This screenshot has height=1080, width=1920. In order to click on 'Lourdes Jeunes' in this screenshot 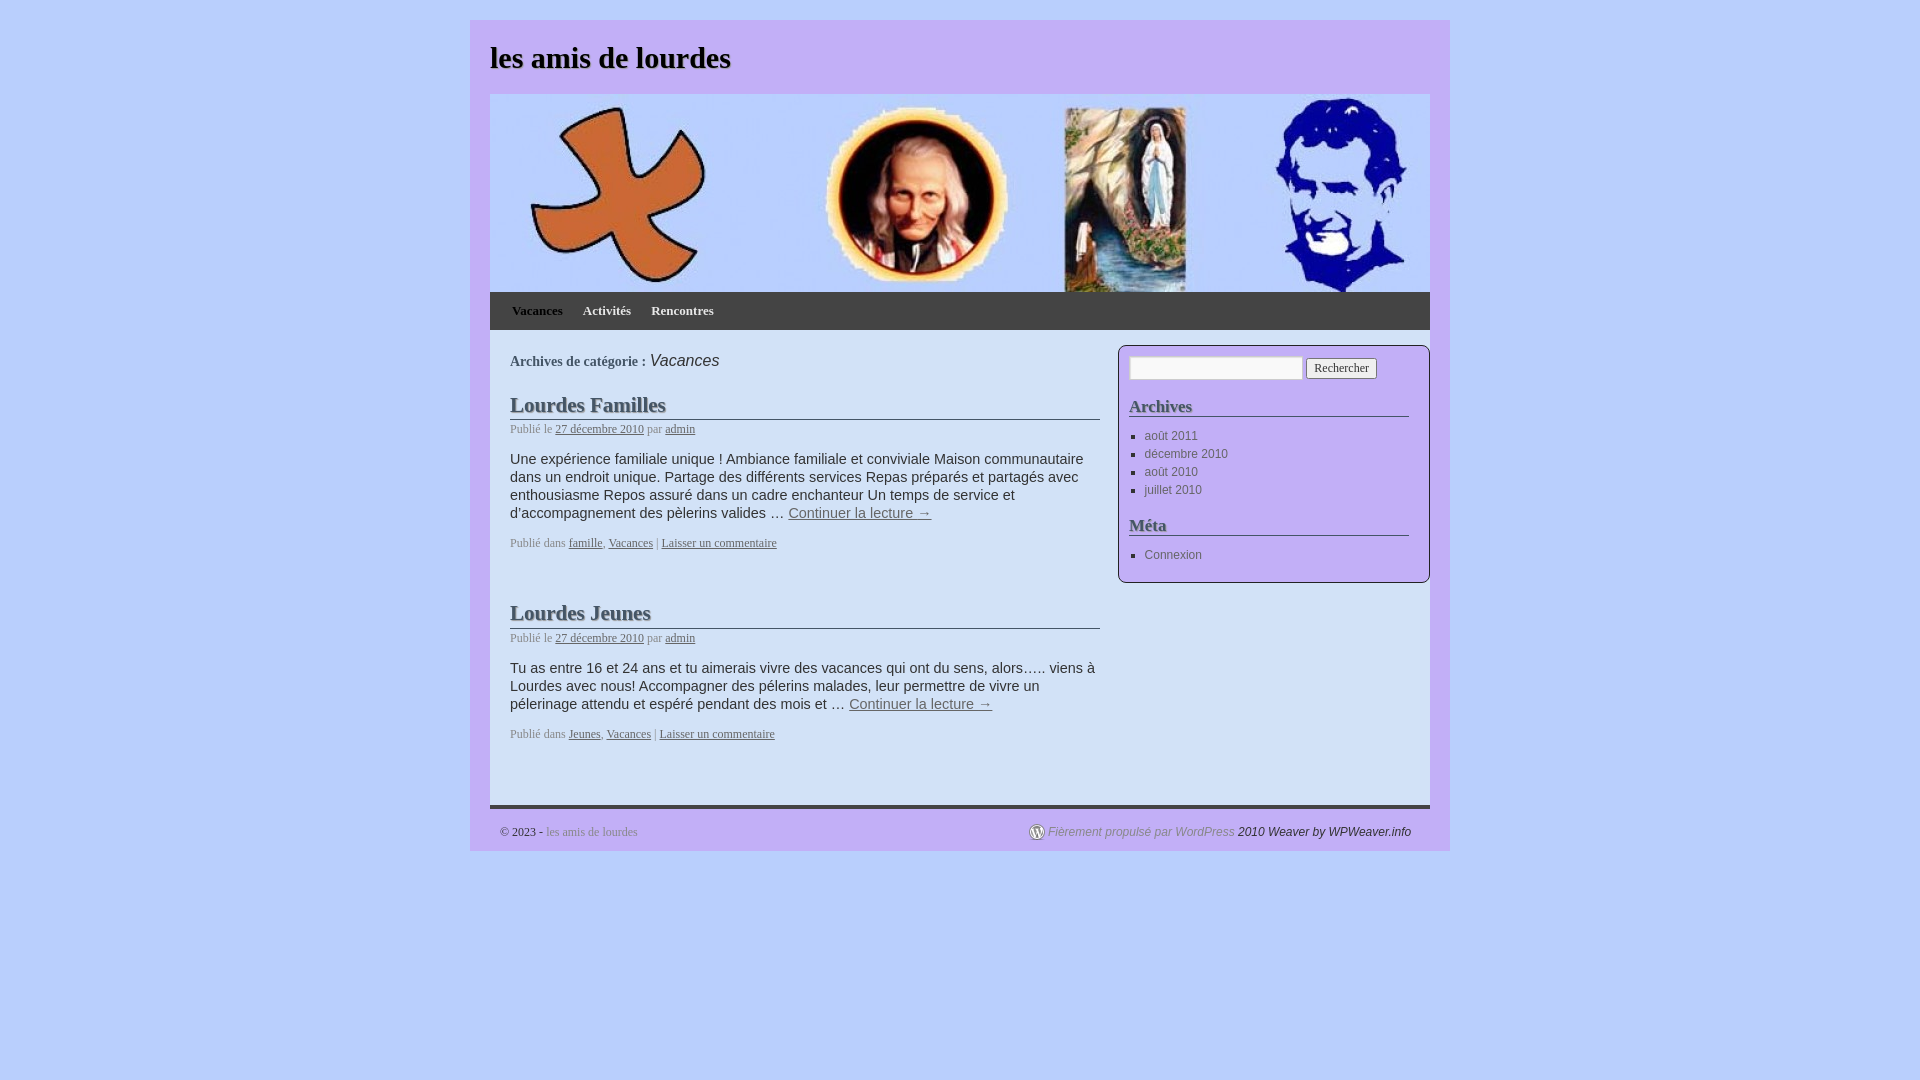, I will do `click(579, 612)`.